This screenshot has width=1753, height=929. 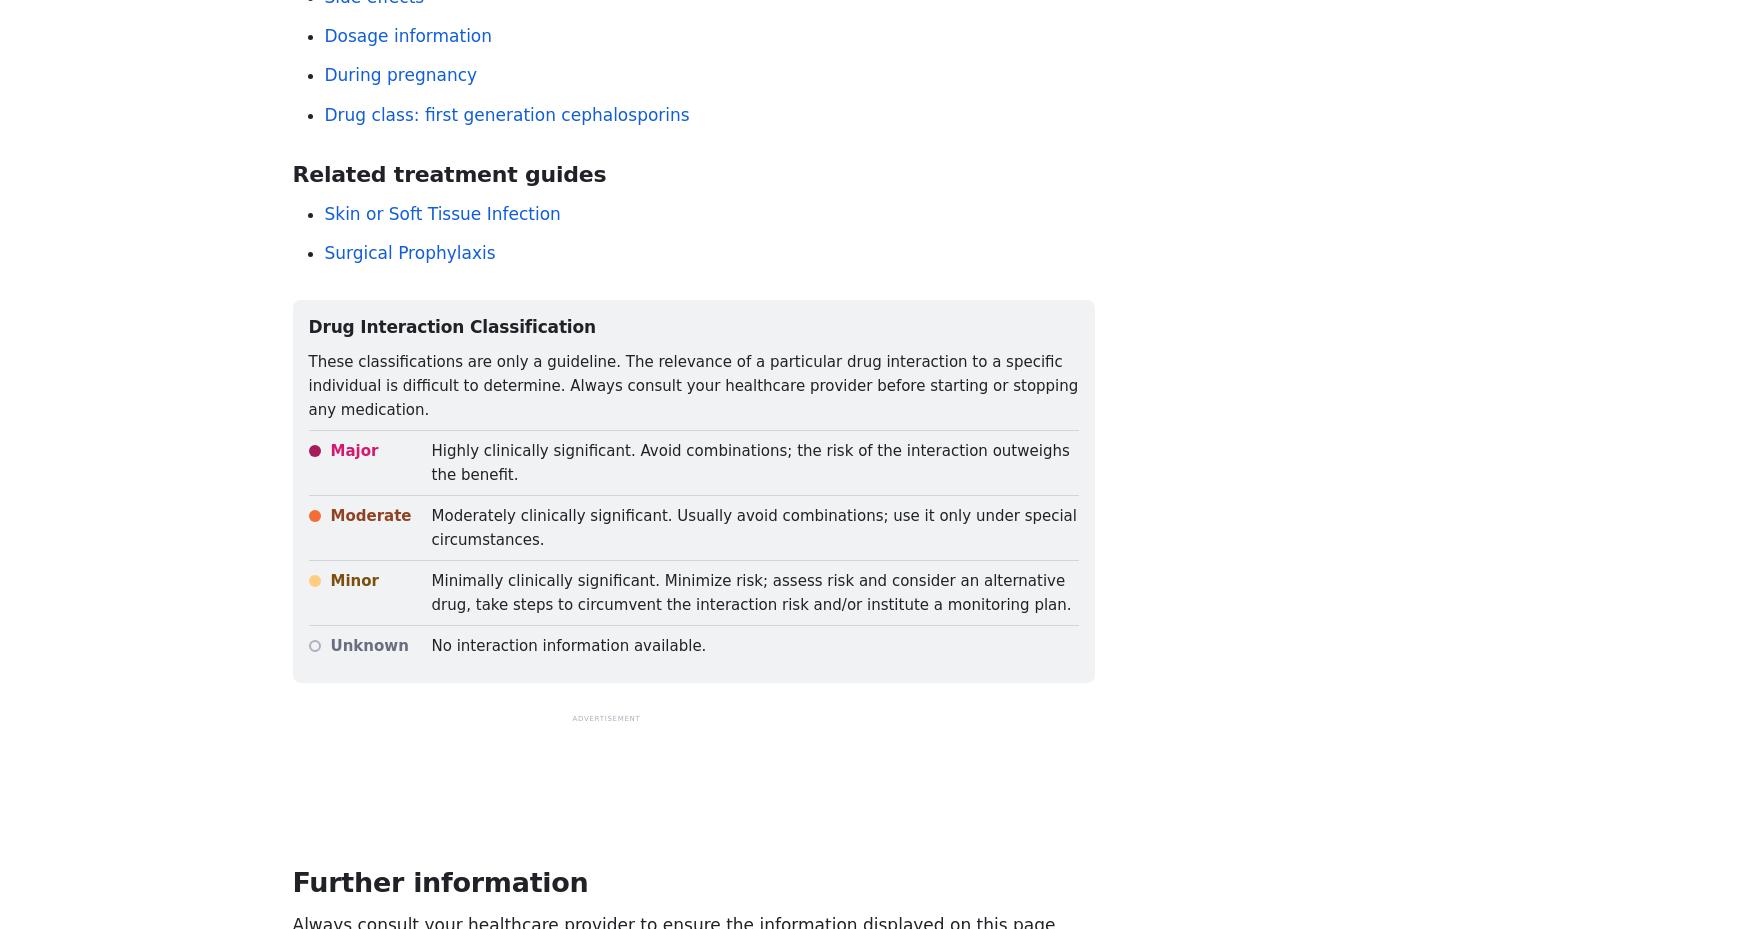 What do you see at coordinates (323, 73) in the screenshot?
I see `'During pregnancy'` at bounding box center [323, 73].